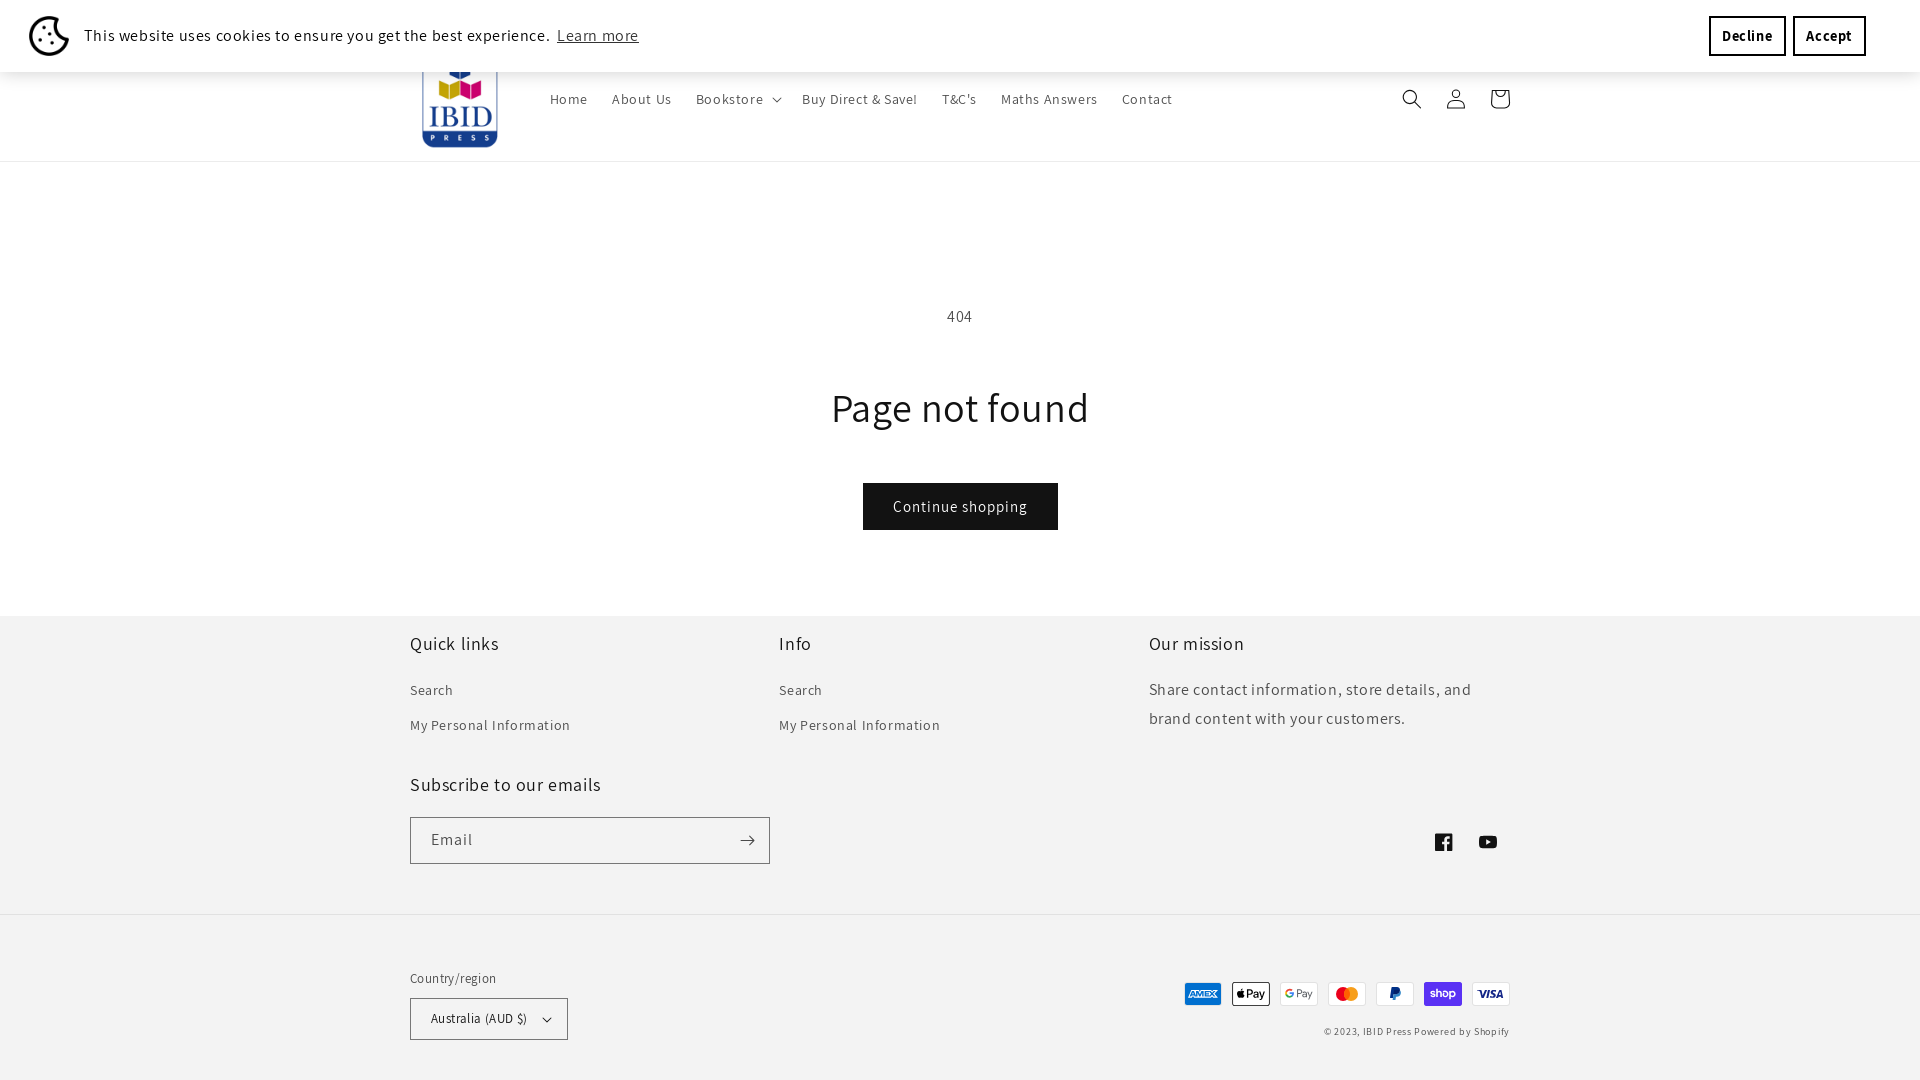 The height and width of the screenshot is (1080, 1920). Describe the element at coordinates (958, 99) in the screenshot. I see `'T&C's'` at that location.